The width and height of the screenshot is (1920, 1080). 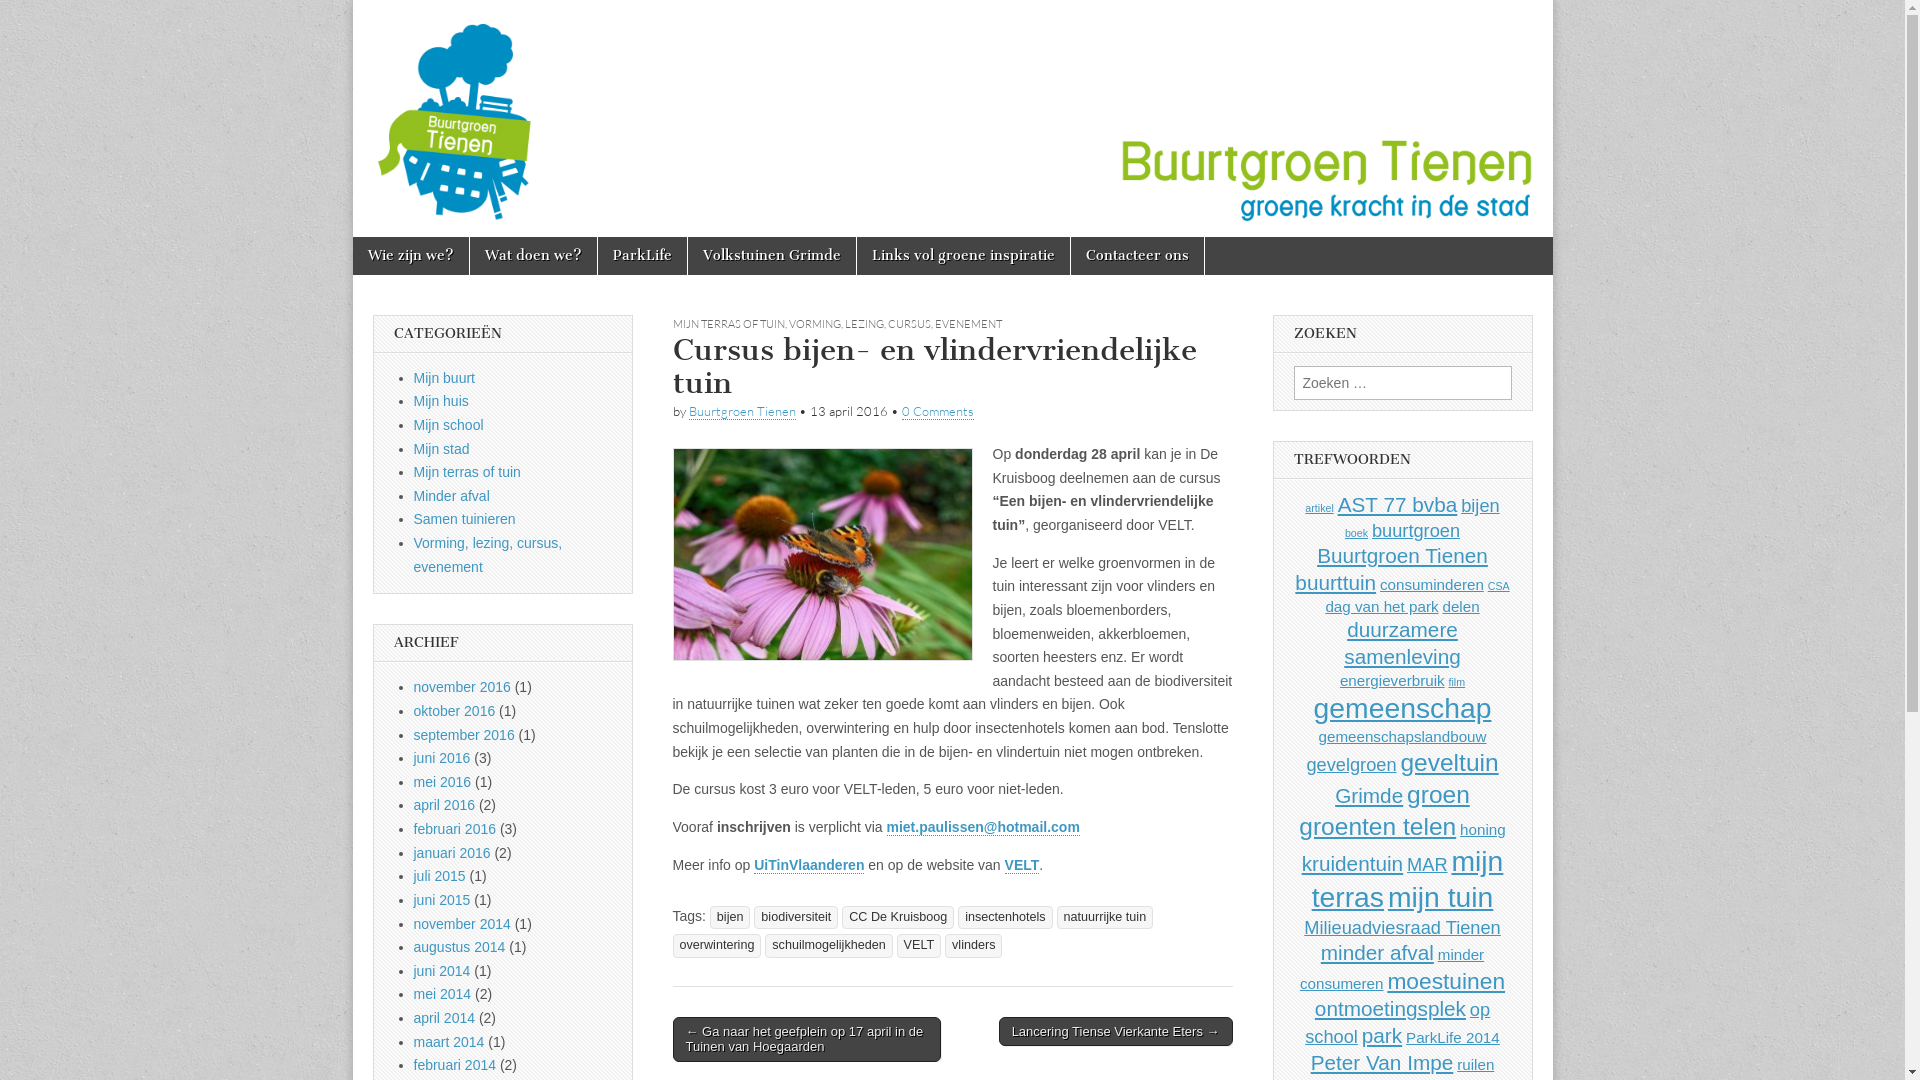 I want to click on 'artikel', so click(x=1319, y=507).